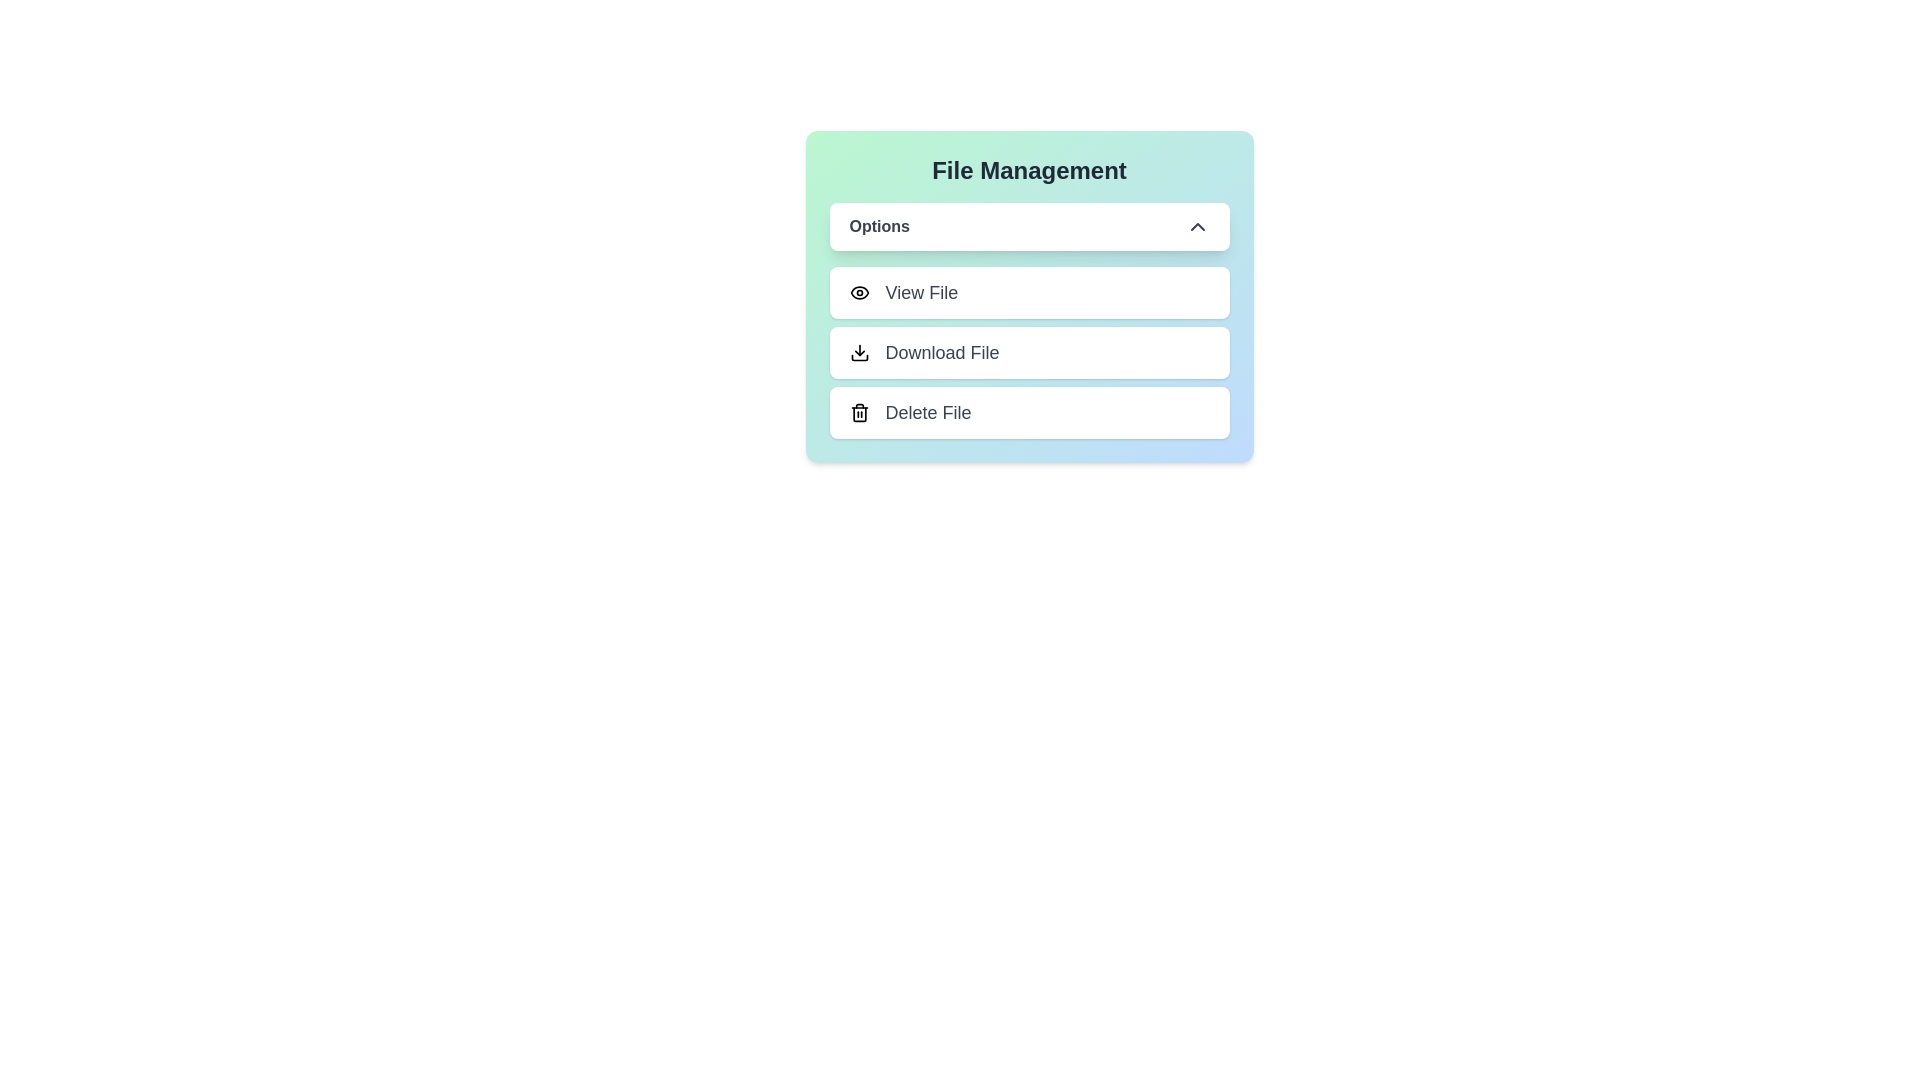  What do you see at coordinates (1029, 352) in the screenshot?
I see `the menu option Download File by clicking on it` at bounding box center [1029, 352].